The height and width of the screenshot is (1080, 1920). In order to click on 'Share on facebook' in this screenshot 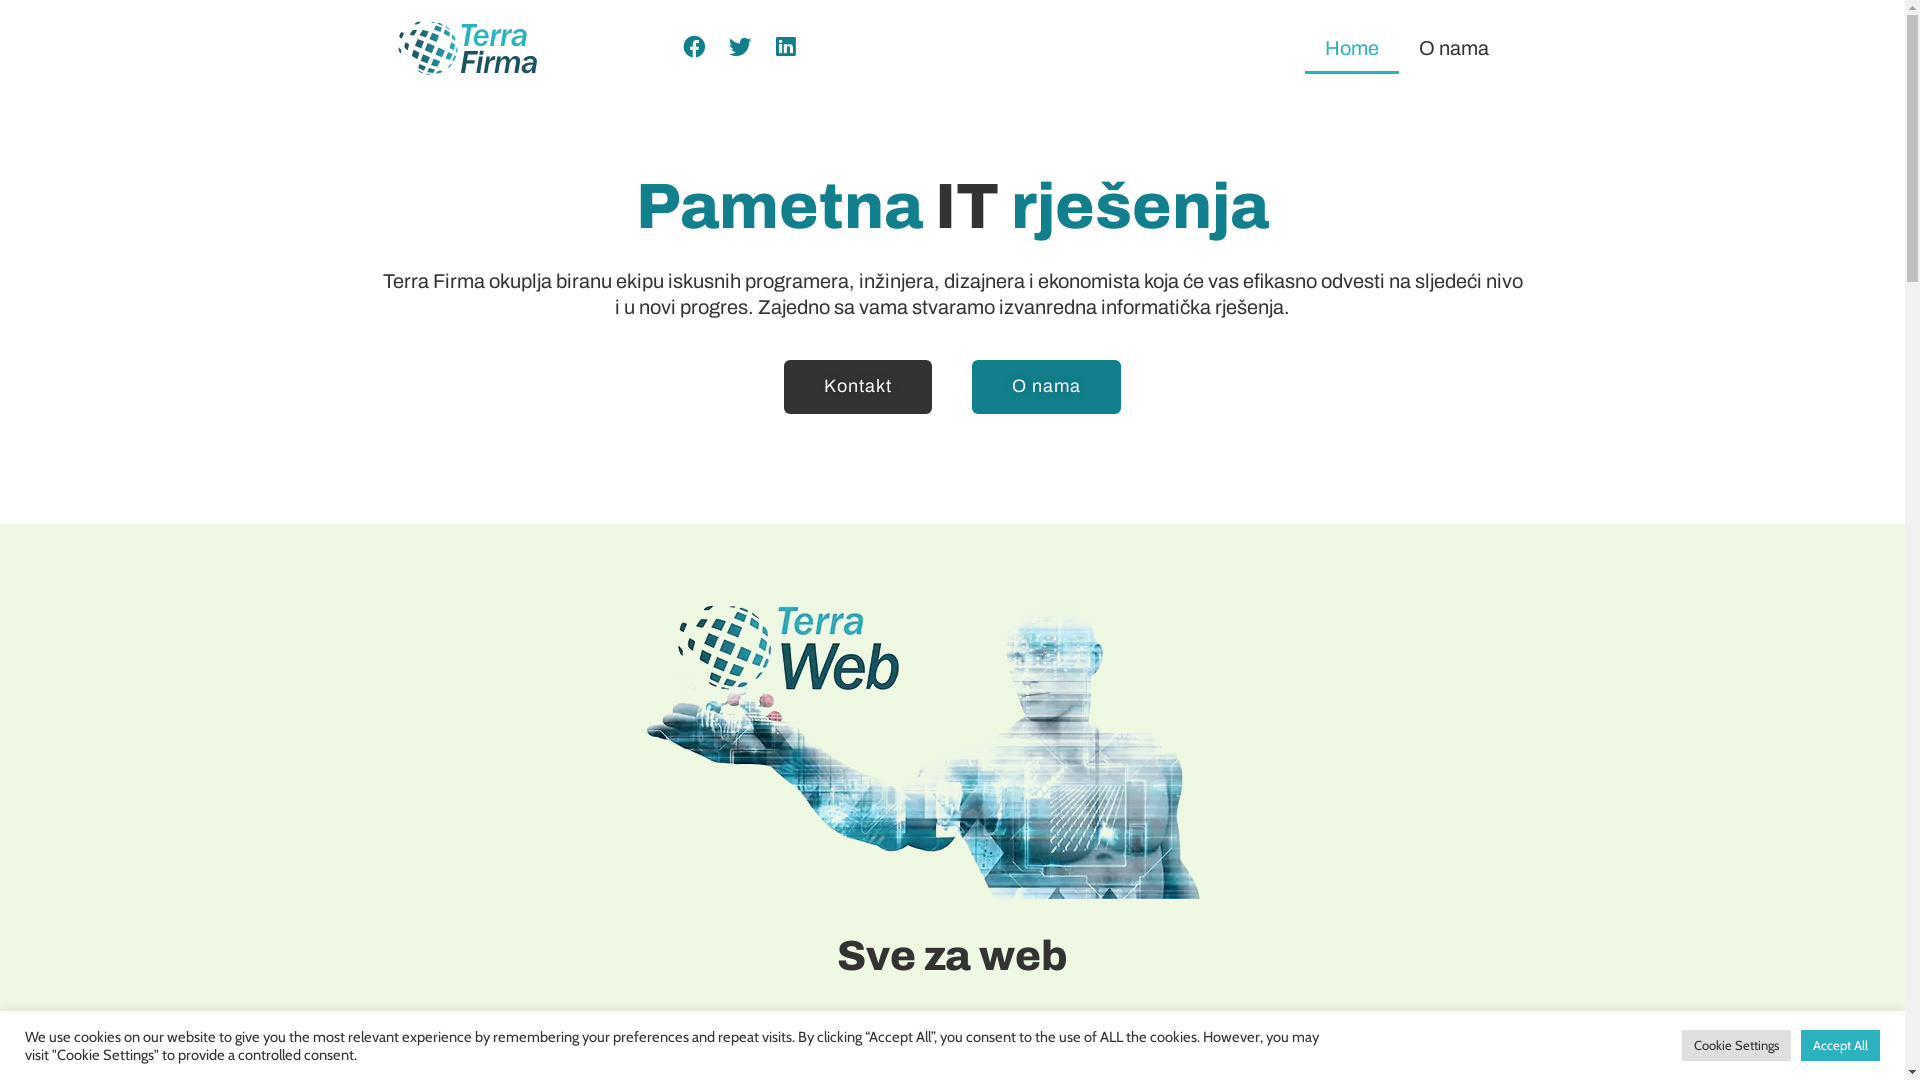, I will do `click(694, 46)`.